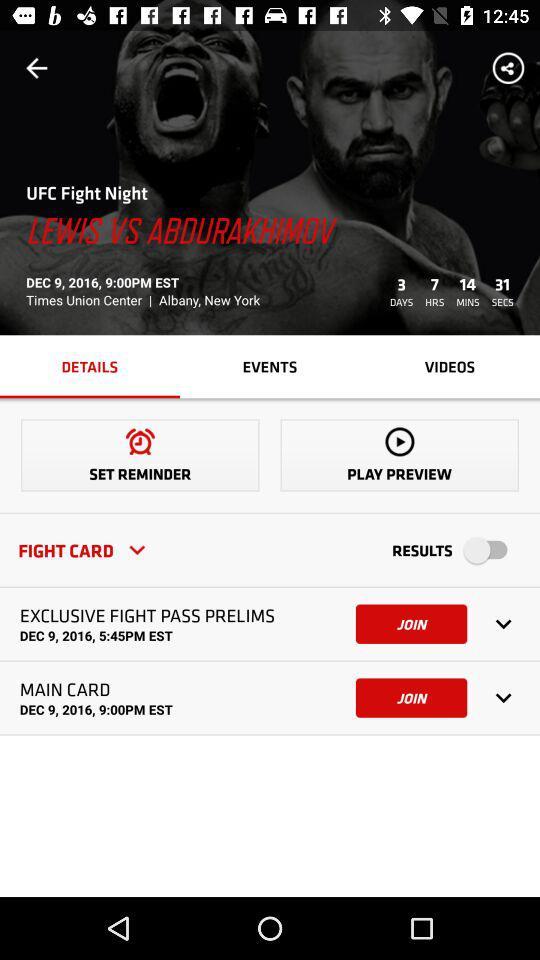  Describe the element at coordinates (502, 623) in the screenshot. I see `the down scroll which is right to the first join` at that location.